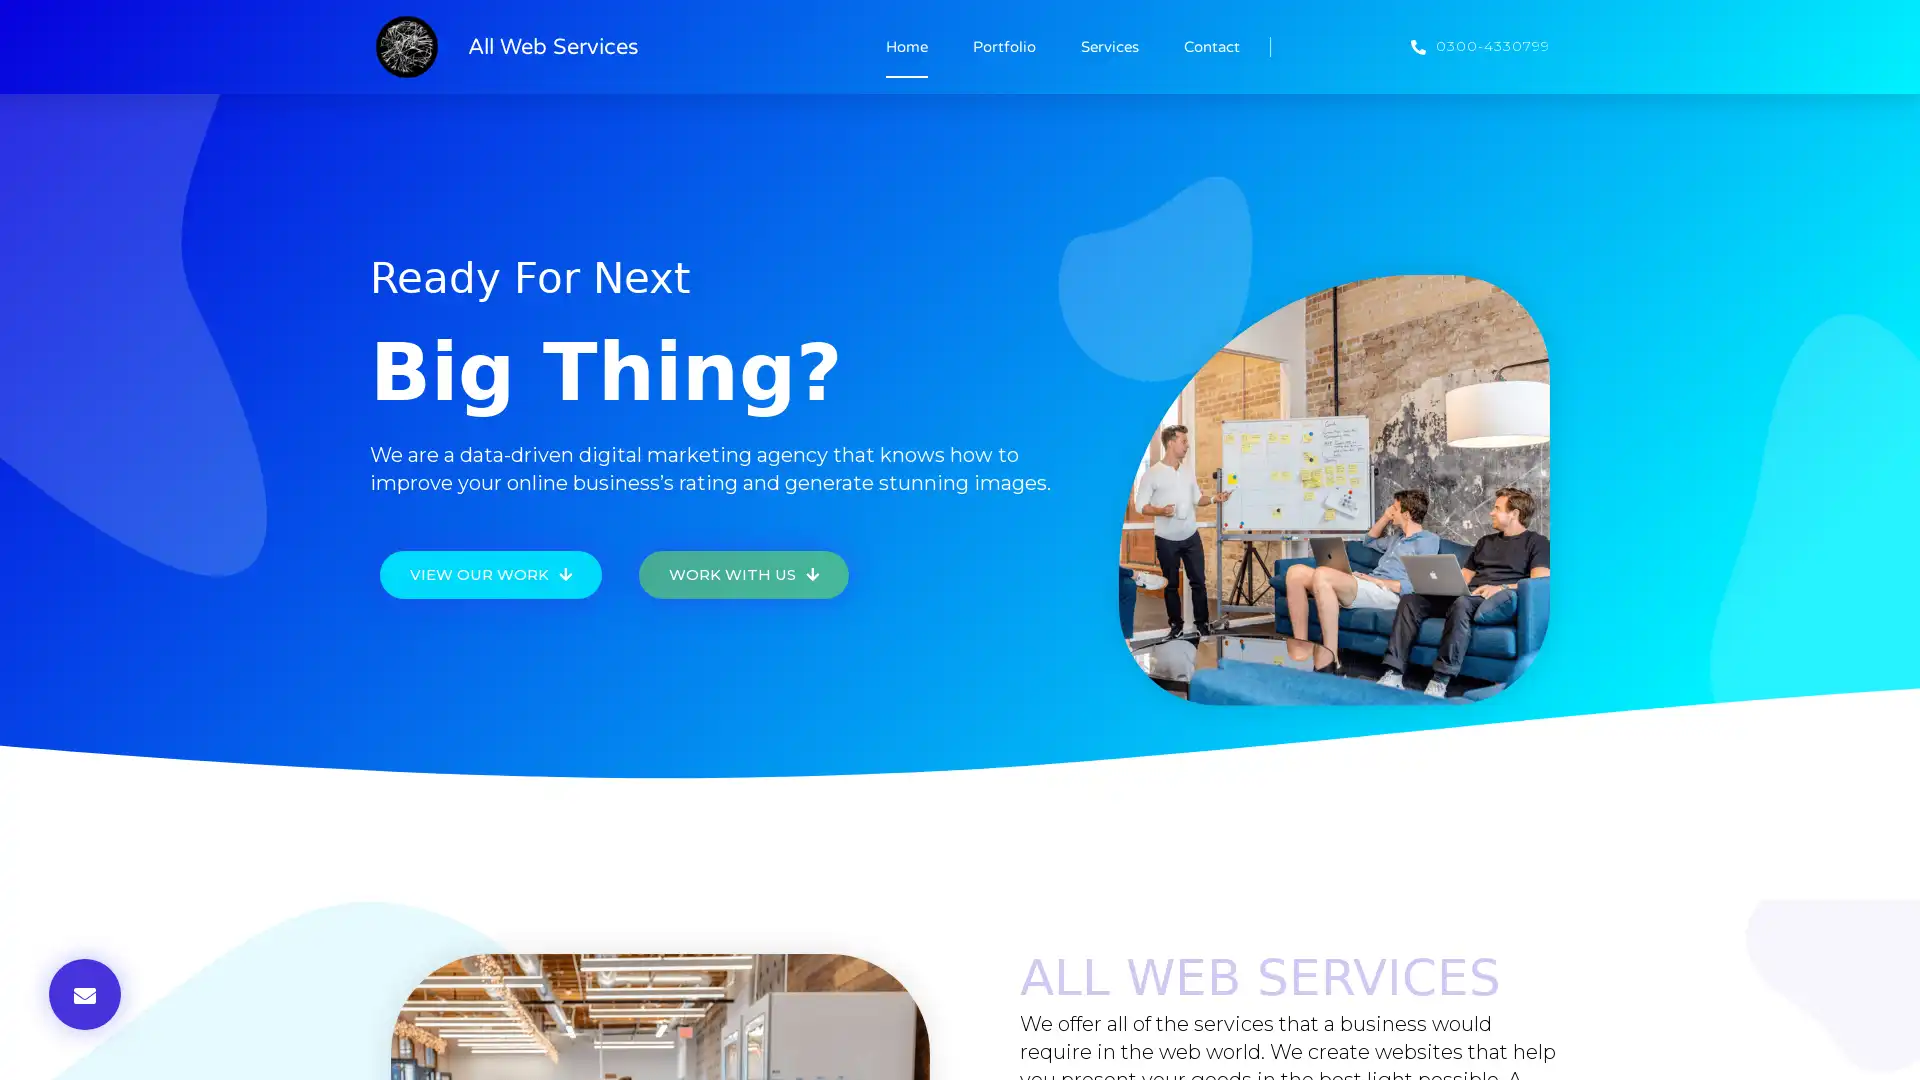  I want to click on WORK WITH US, so click(743, 574).